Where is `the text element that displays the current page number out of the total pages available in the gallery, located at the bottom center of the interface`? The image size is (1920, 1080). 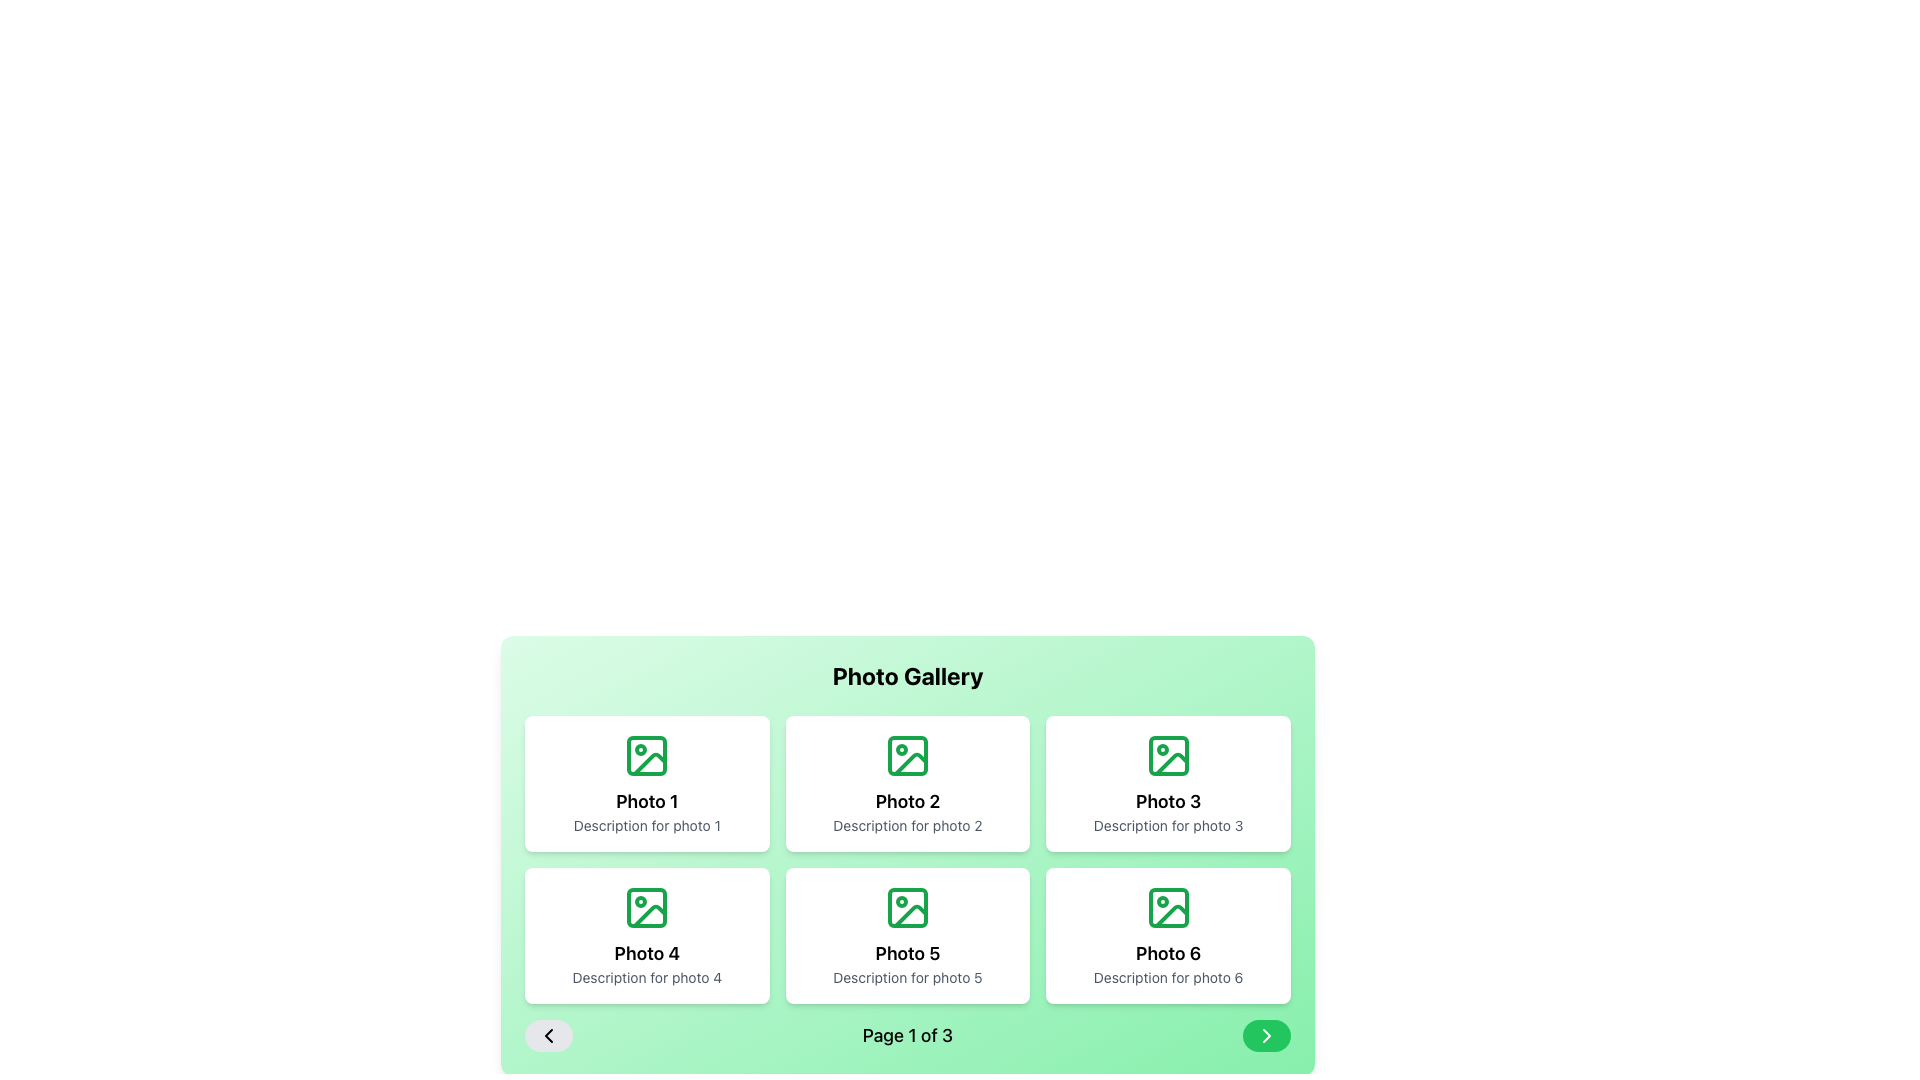
the text element that displays the current page number out of the total pages available in the gallery, located at the bottom center of the interface is located at coordinates (906, 1035).